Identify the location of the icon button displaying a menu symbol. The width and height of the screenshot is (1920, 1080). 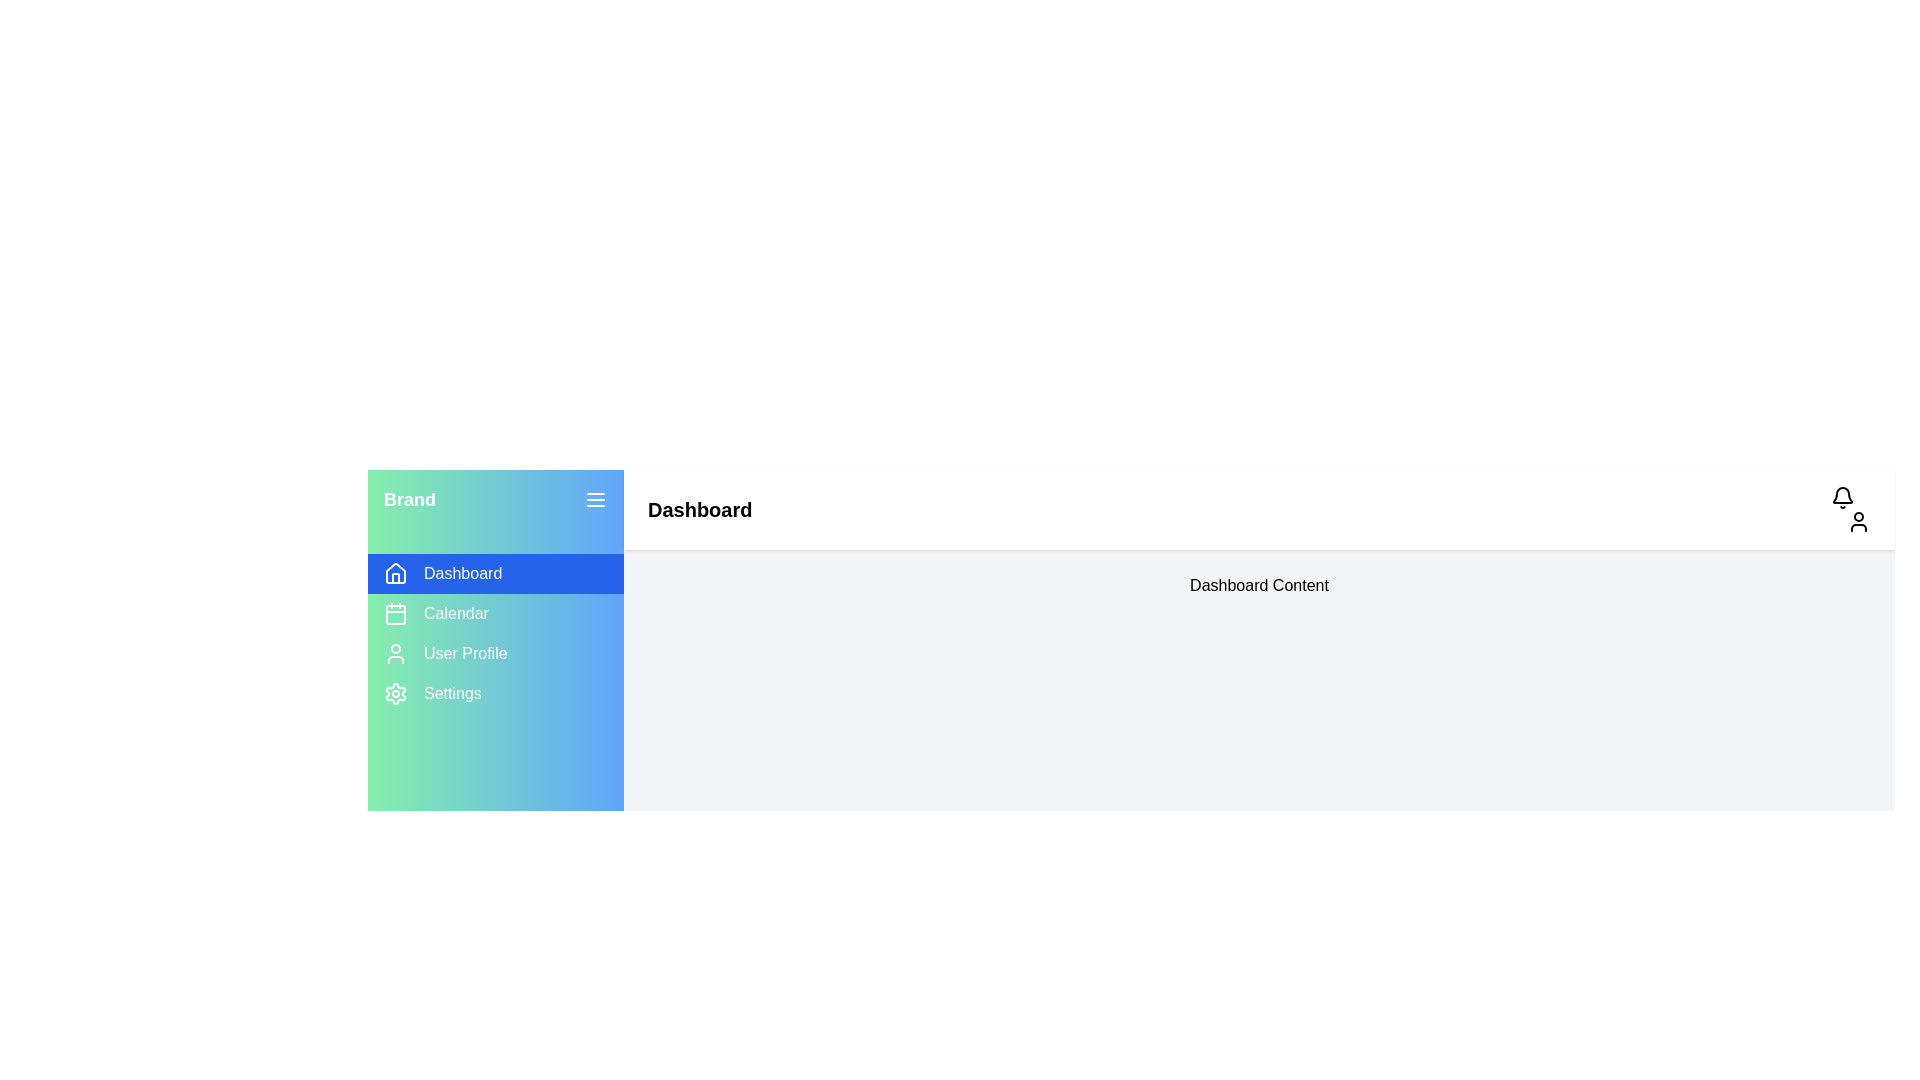
(594, 499).